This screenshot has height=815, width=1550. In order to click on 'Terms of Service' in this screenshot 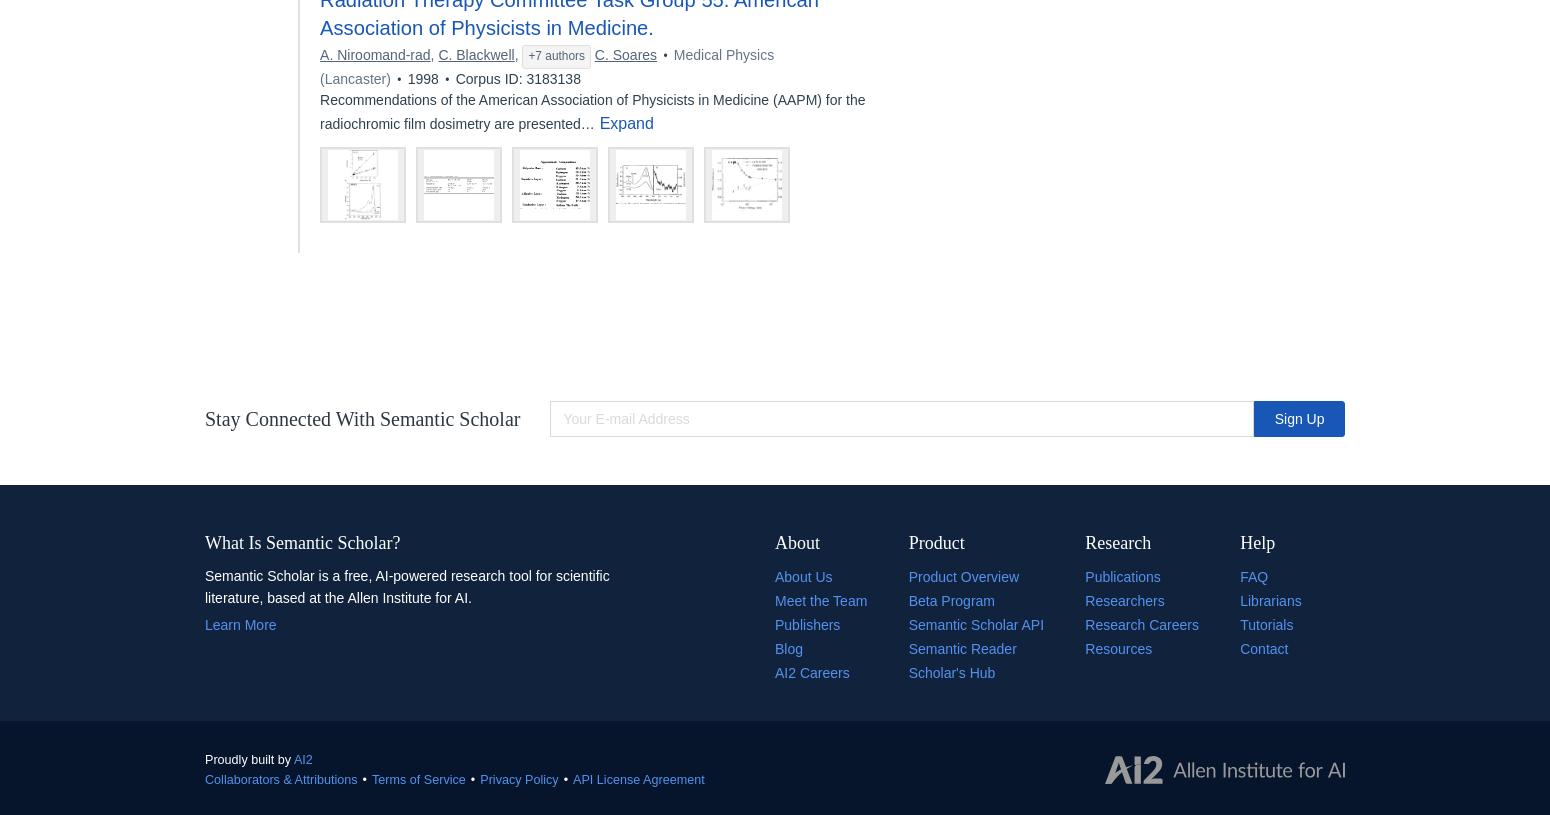, I will do `click(371, 778)`.